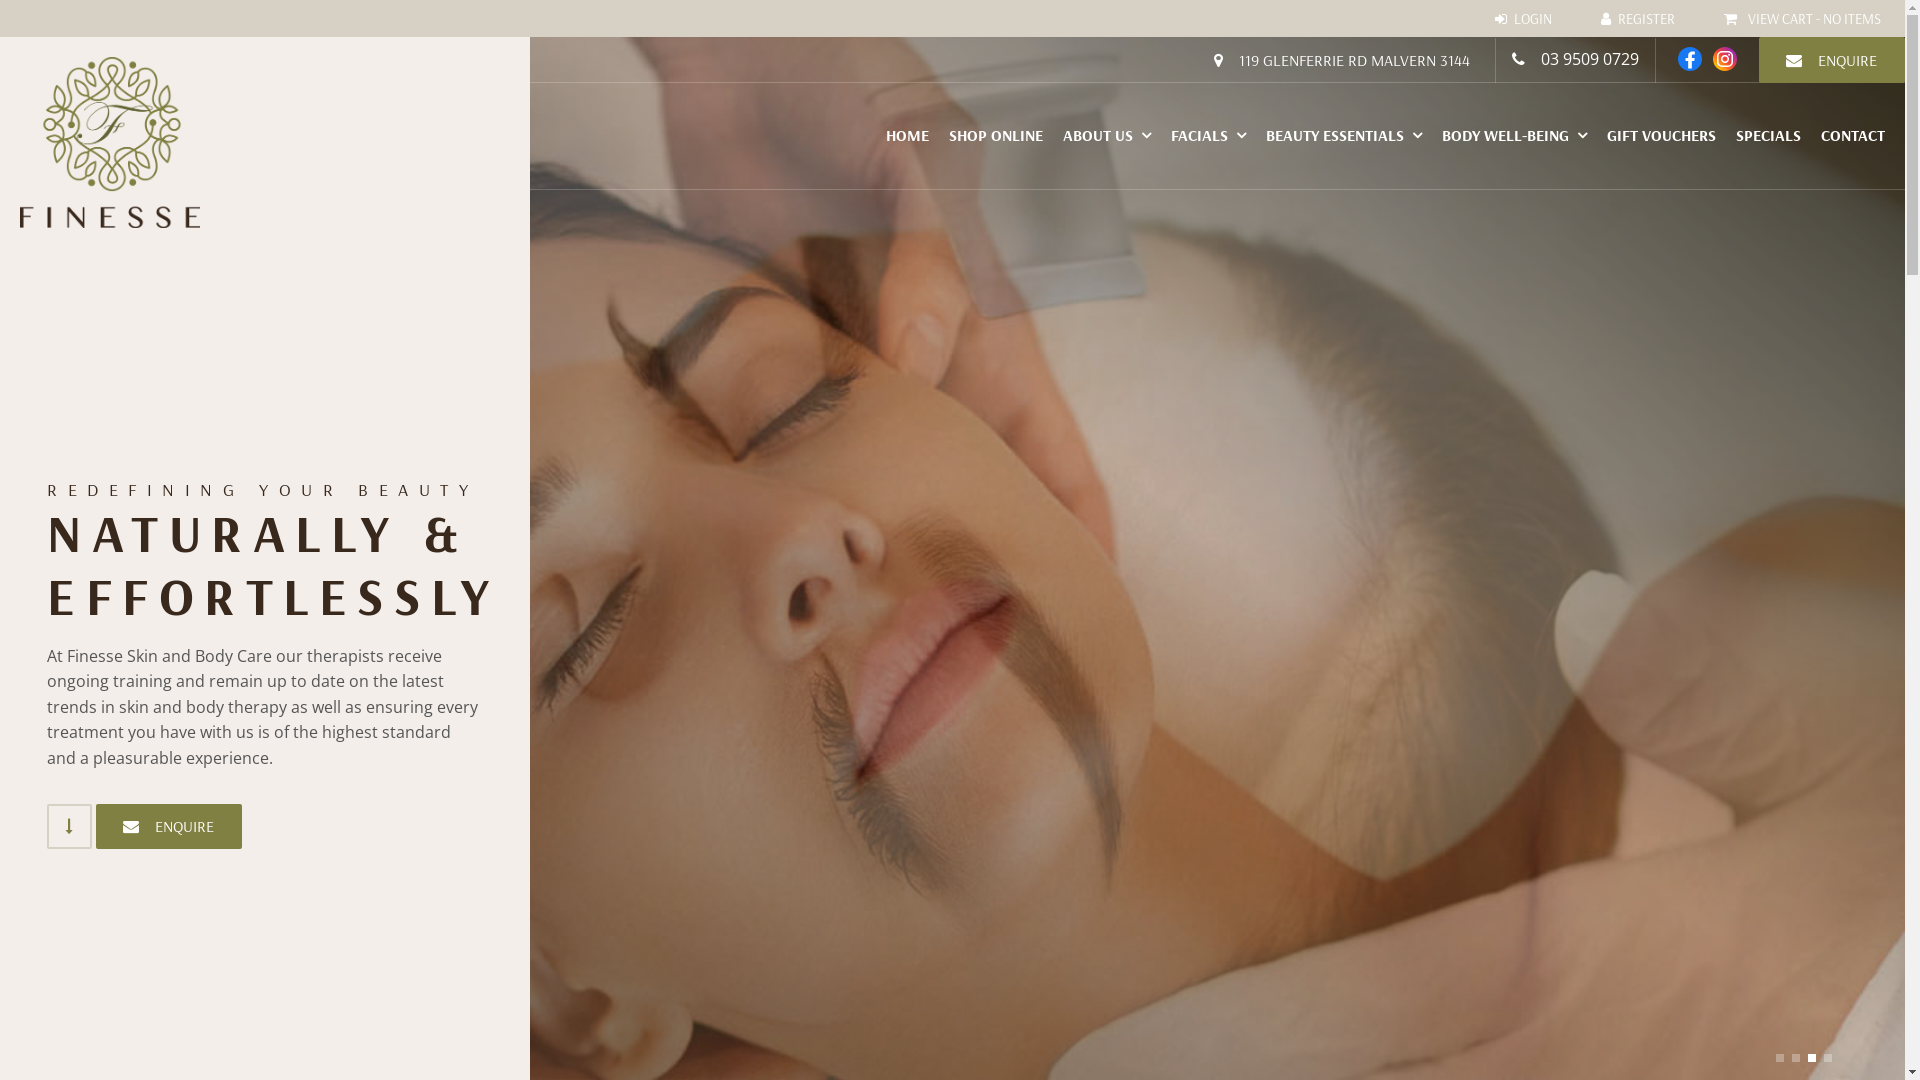 This screenshot has height=1080, width=1920. What do you see at coordinates (168, 826) in the screenshot?
I see `'ENQUIRE'` at bounding box center [168, 826].